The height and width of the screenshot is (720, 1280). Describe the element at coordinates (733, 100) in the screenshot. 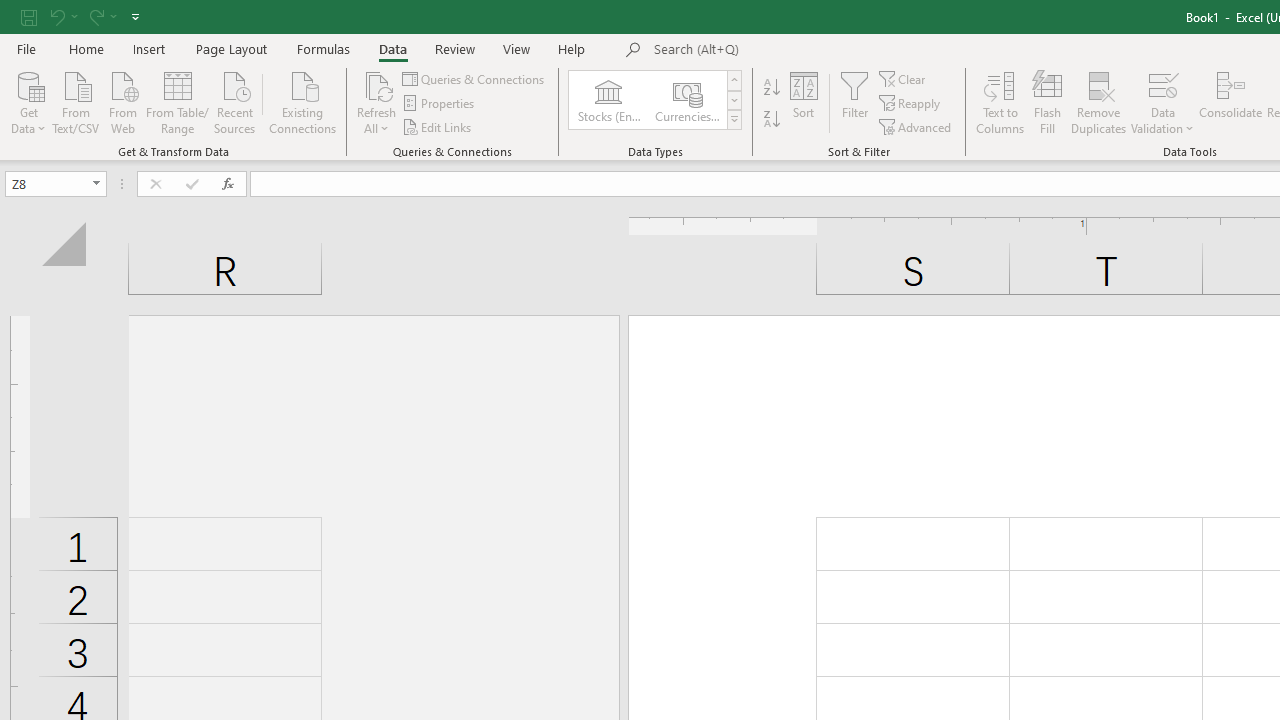

I see `'Row Down'` at that location.